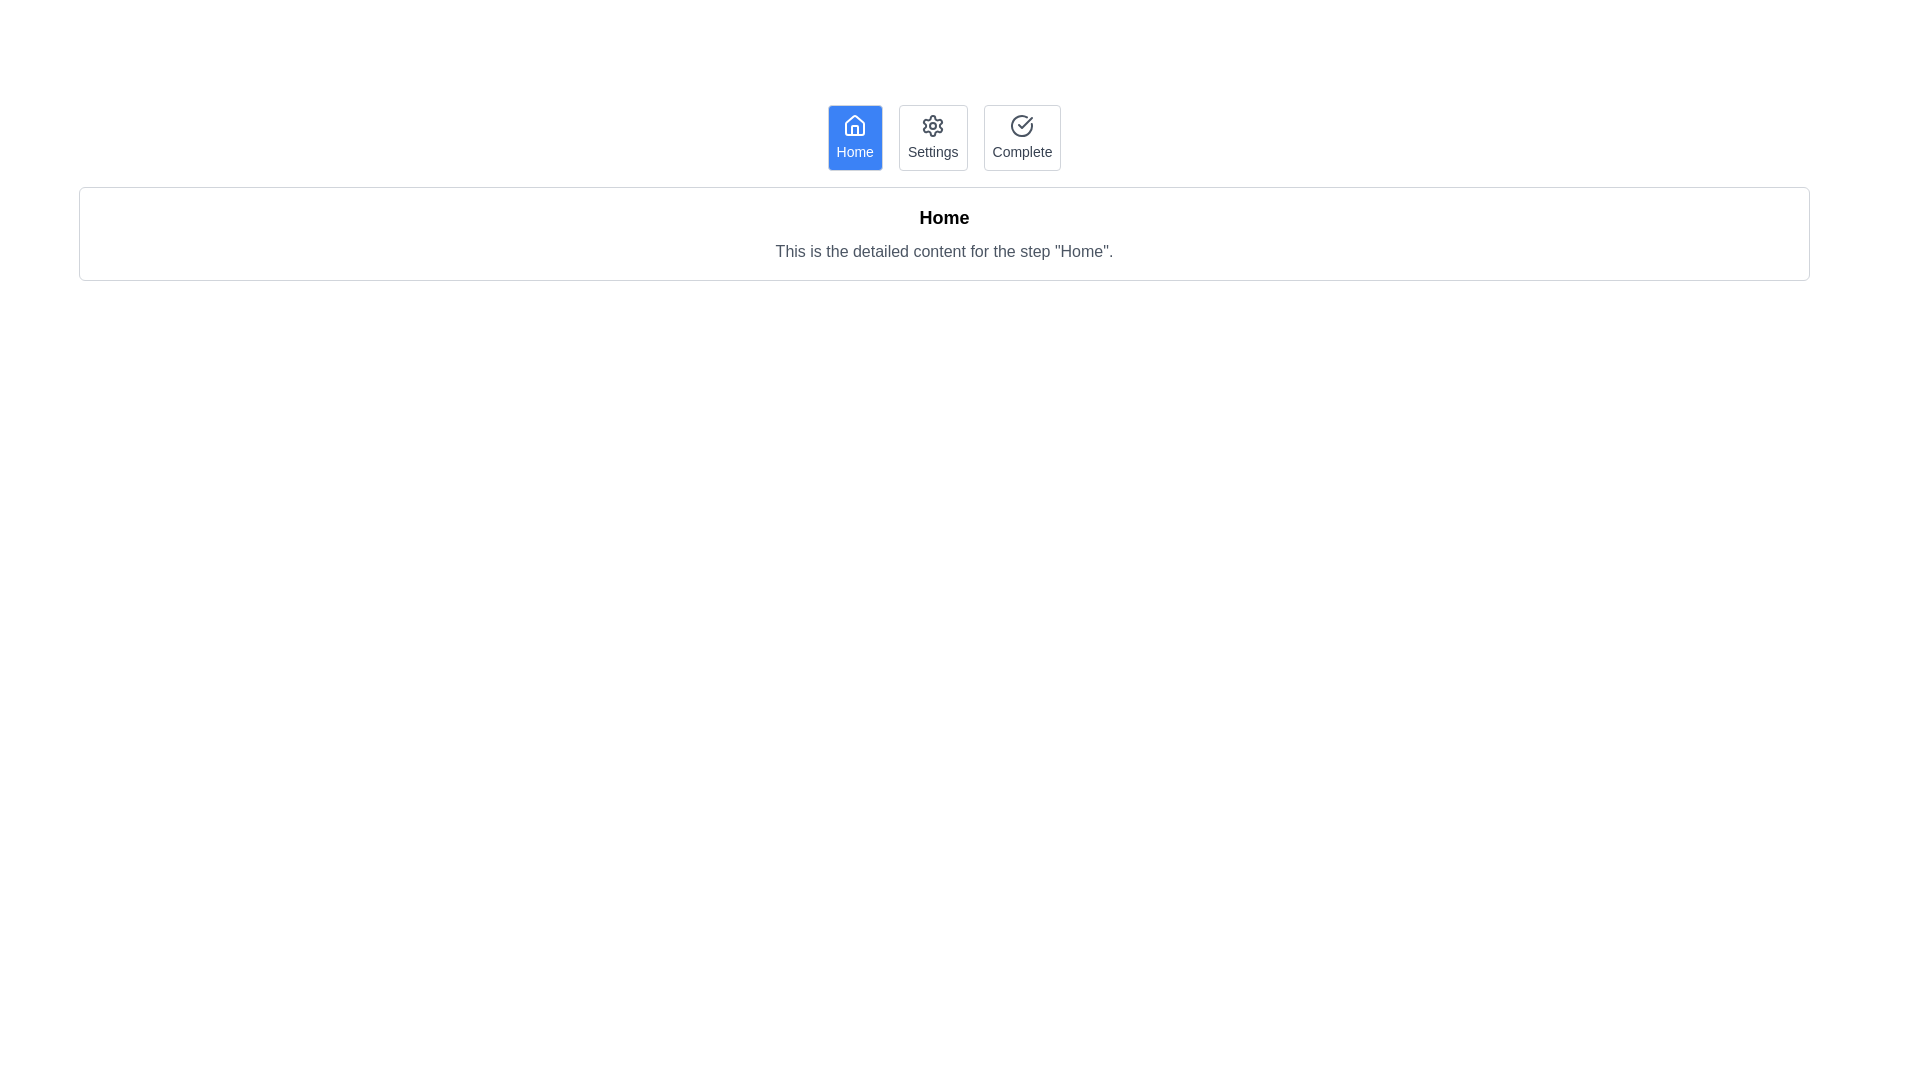 This screenshot has width=1920, height=1080. What do you see at coordinates (1022, 137) in the screenshot?
I see `the 'Complete' button, which is a rectangular button with a white background and a checkmark icon, located to the right of the 'Settings' button and the far right of the 'Home' button` at bounding box center [1022, 137].